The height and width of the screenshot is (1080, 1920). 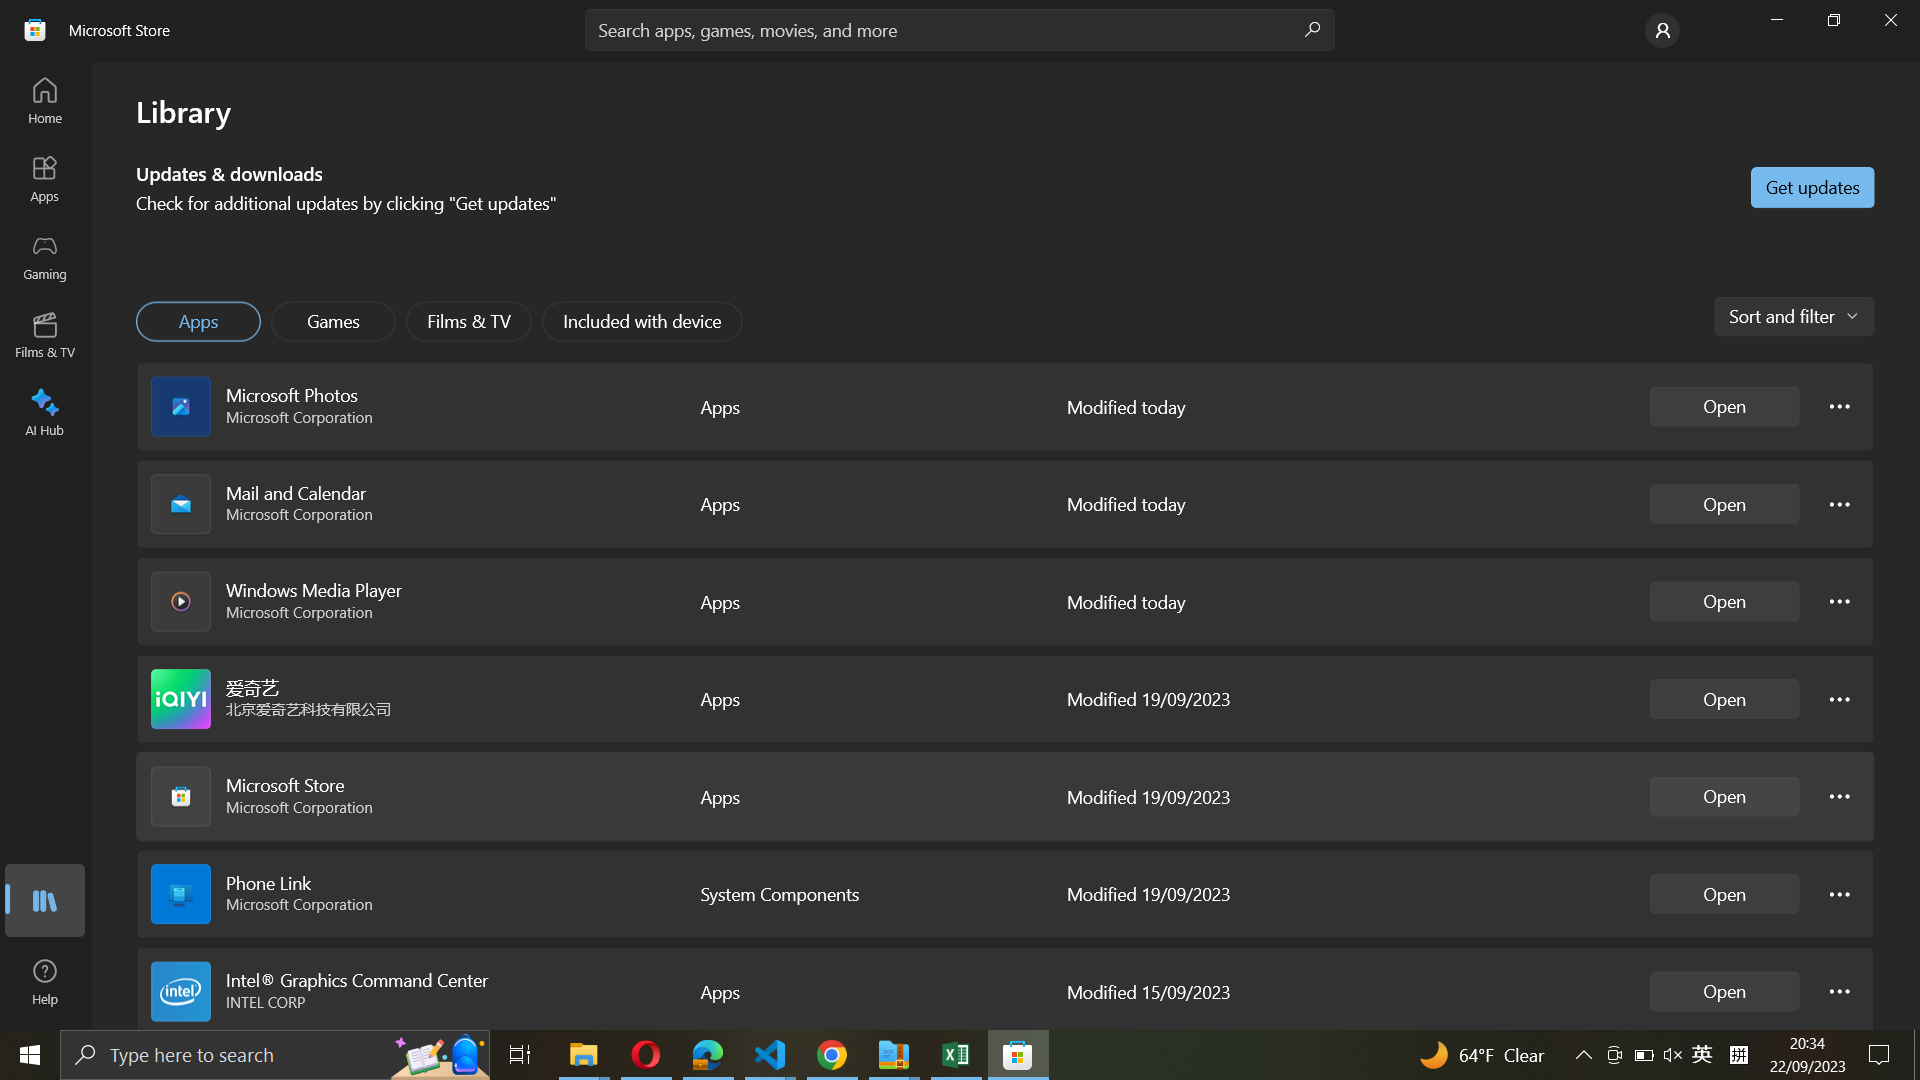 What do you see at coordinates (1839, 991) in the screenshot?
I see `Intel Graphics options` at bounding box center [1839, 991].